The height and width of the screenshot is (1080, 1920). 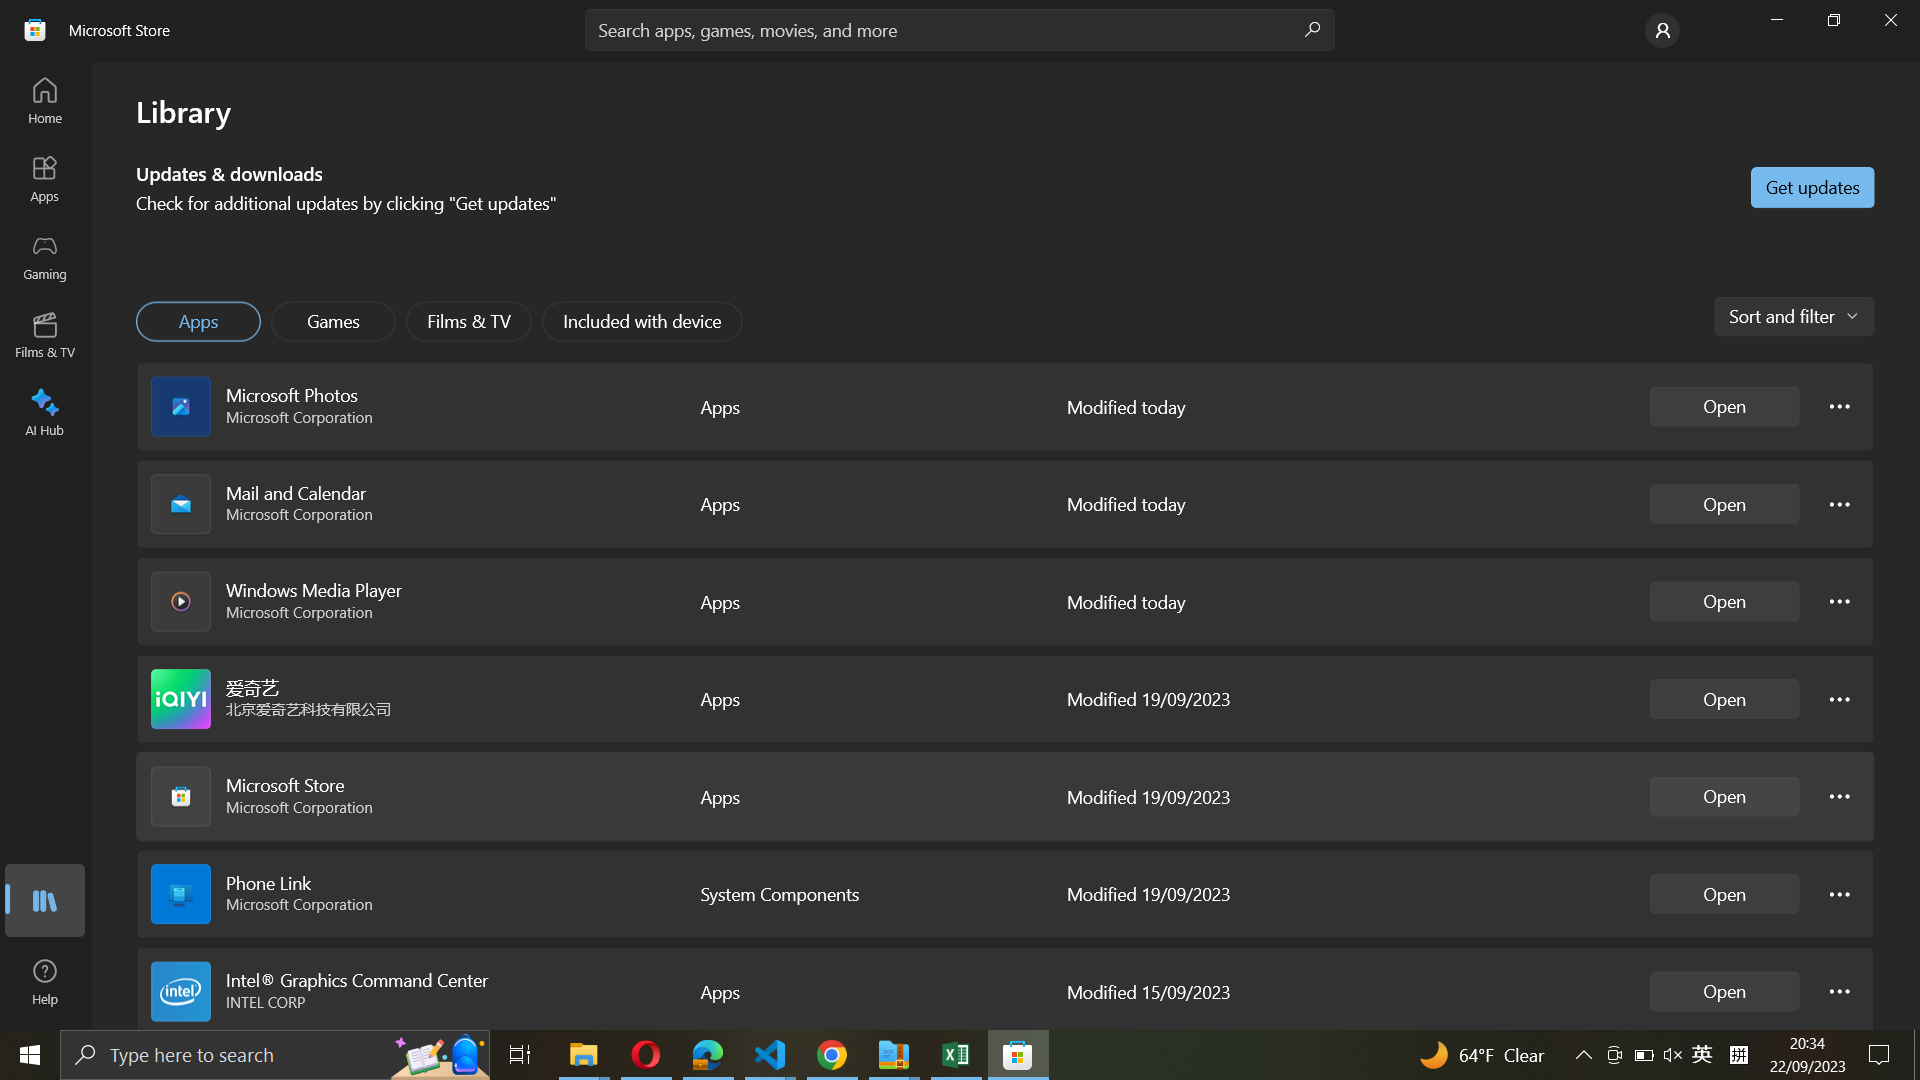 What do you see at coordinates (1839, 991) in the screenshot?
I see `Intel Graphics options` at bounding box center [1839, 991].